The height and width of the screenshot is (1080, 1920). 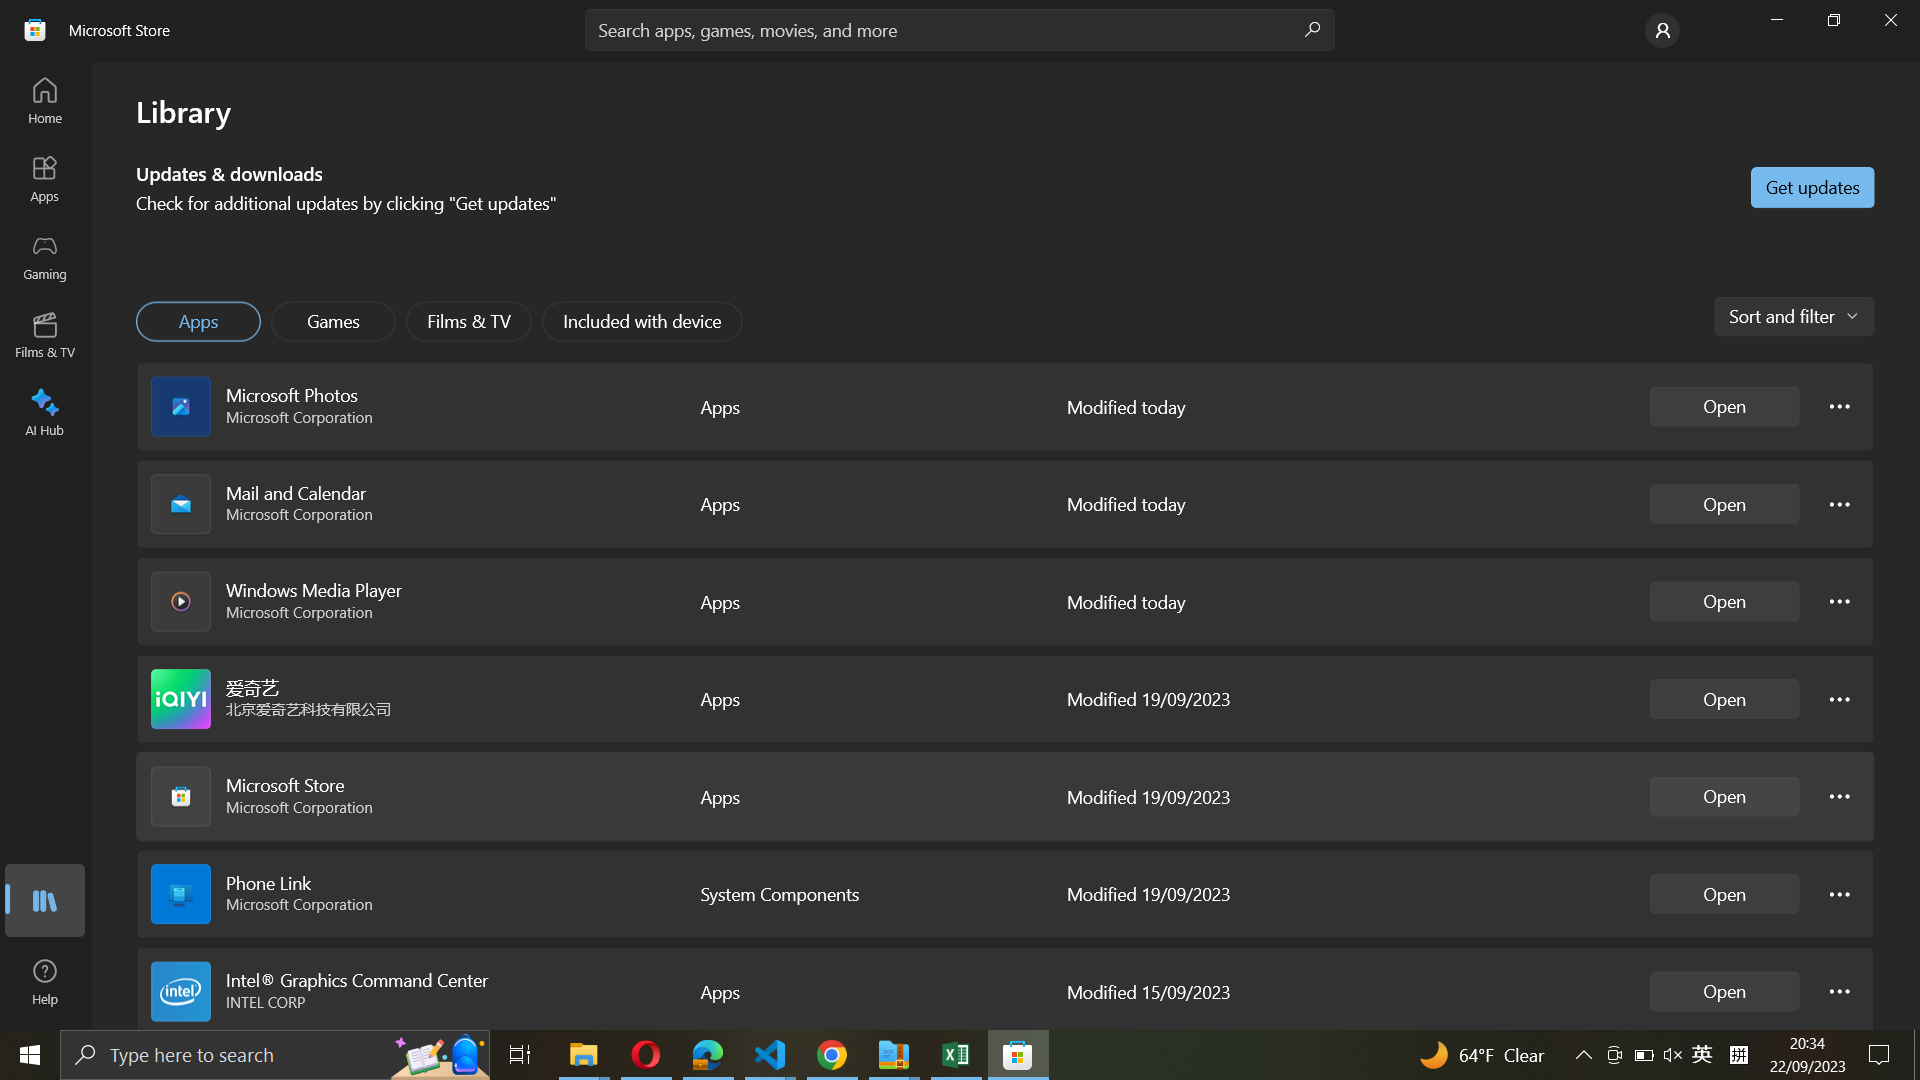 What do you see at coordinates (1839, 991) in the screenshot?
I see `Intel Graphics options` at bounding box center [1839, 991].